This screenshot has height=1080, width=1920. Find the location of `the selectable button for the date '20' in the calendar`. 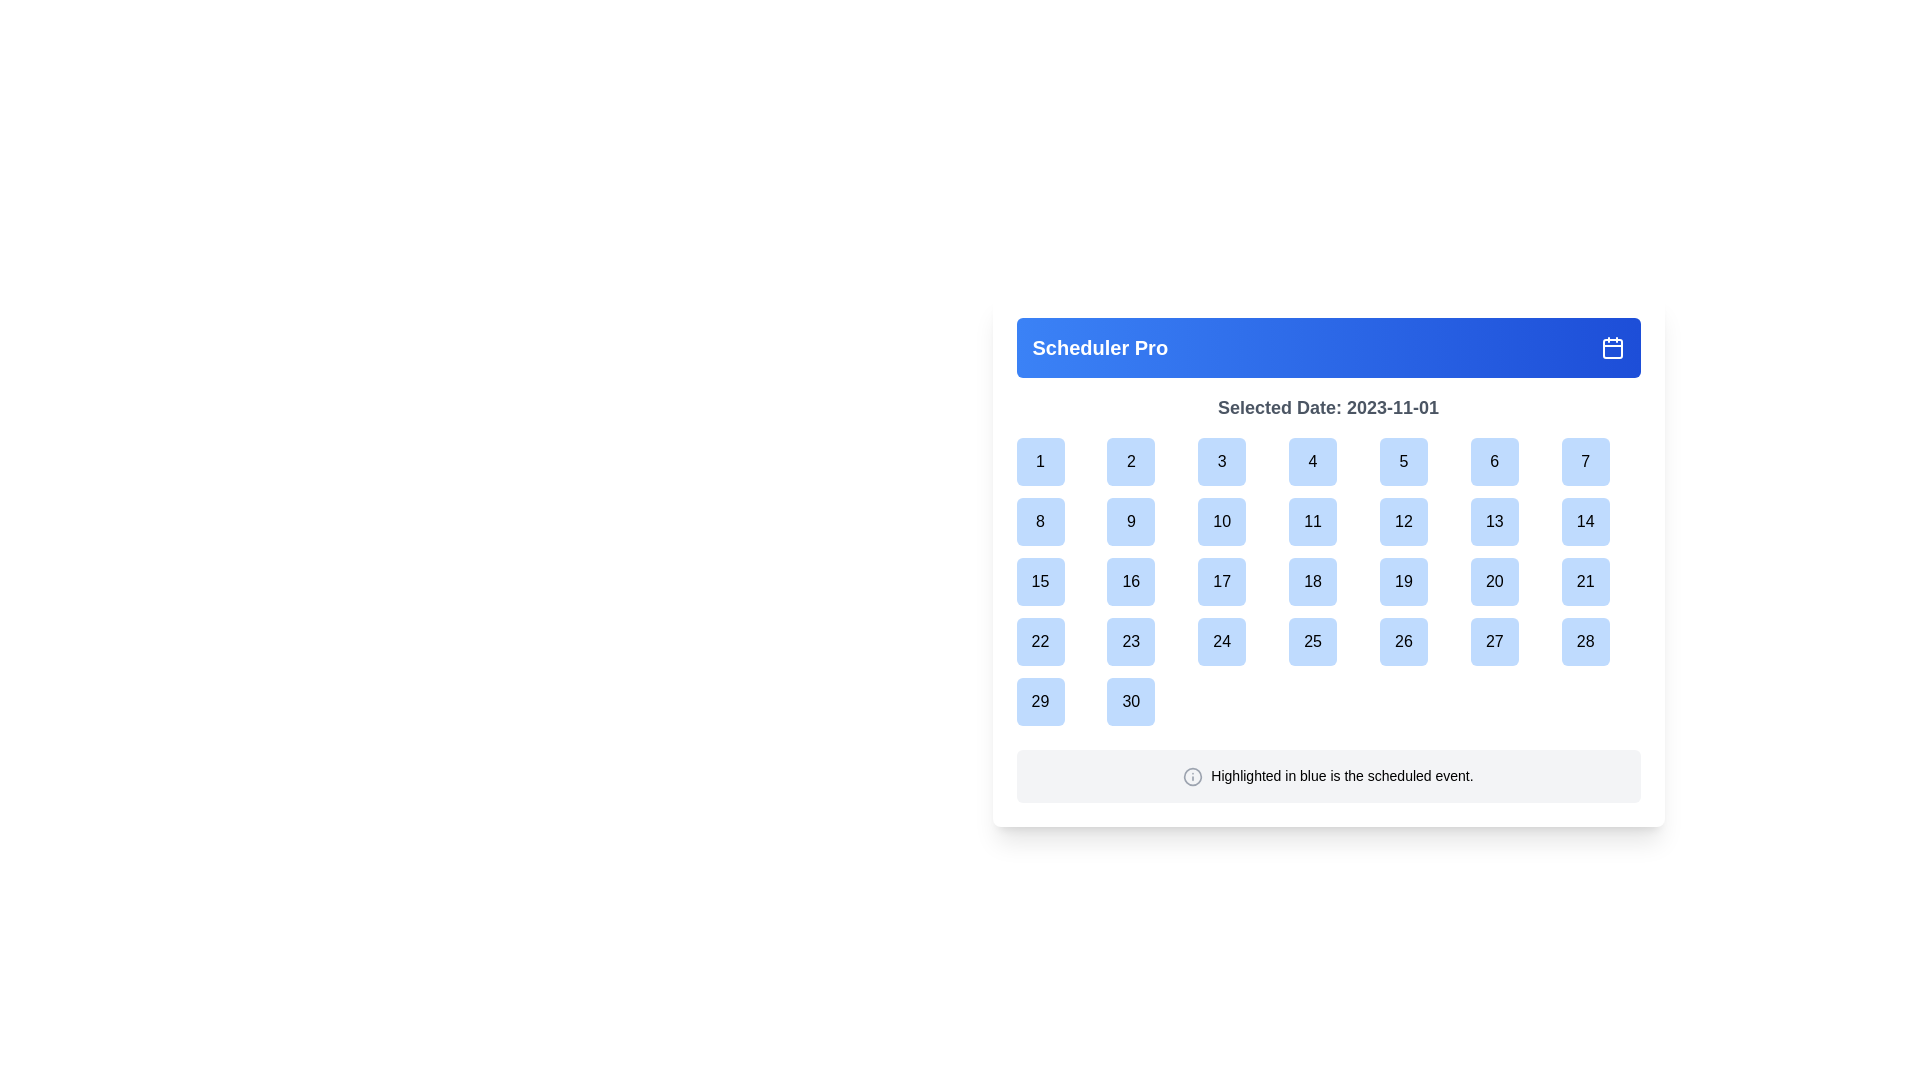

the selectable button for the date '20' in the calendar is located at coordinates (1494, 582).